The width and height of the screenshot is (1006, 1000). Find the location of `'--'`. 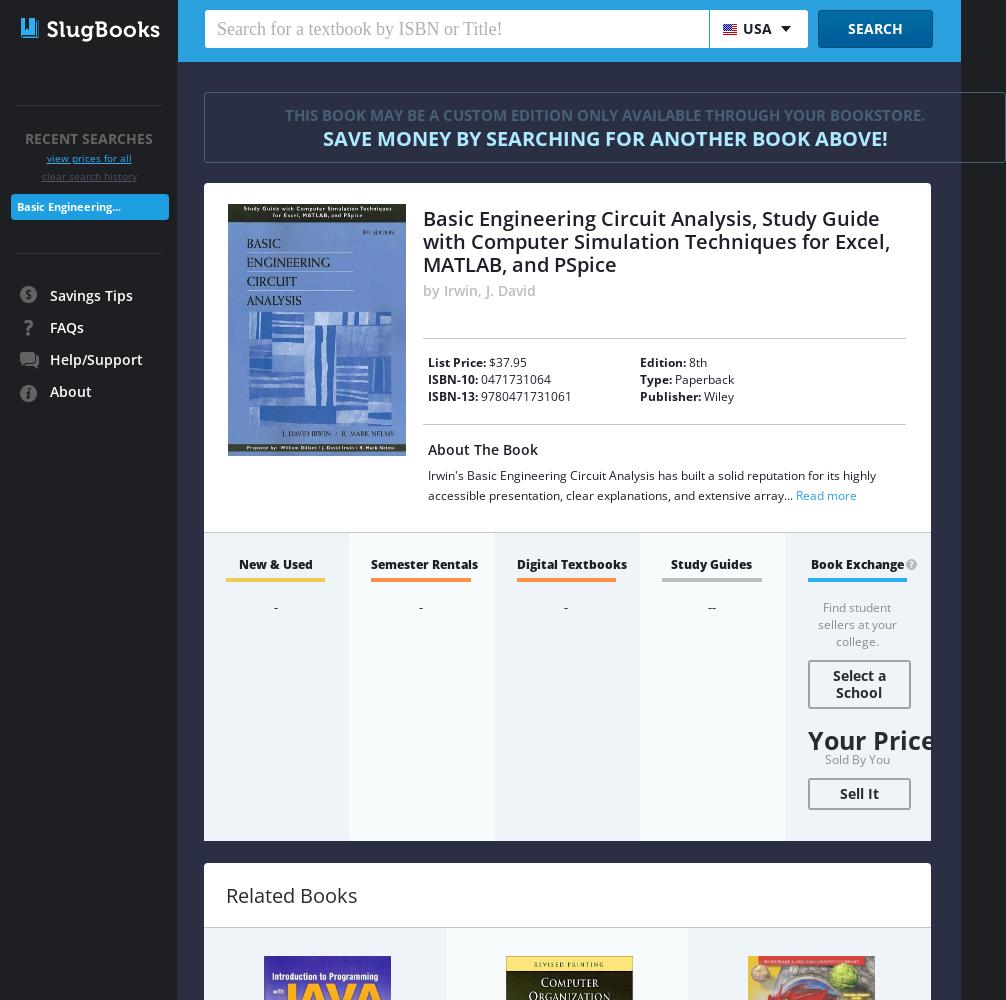

'--' is located at coordinates (707, 606).